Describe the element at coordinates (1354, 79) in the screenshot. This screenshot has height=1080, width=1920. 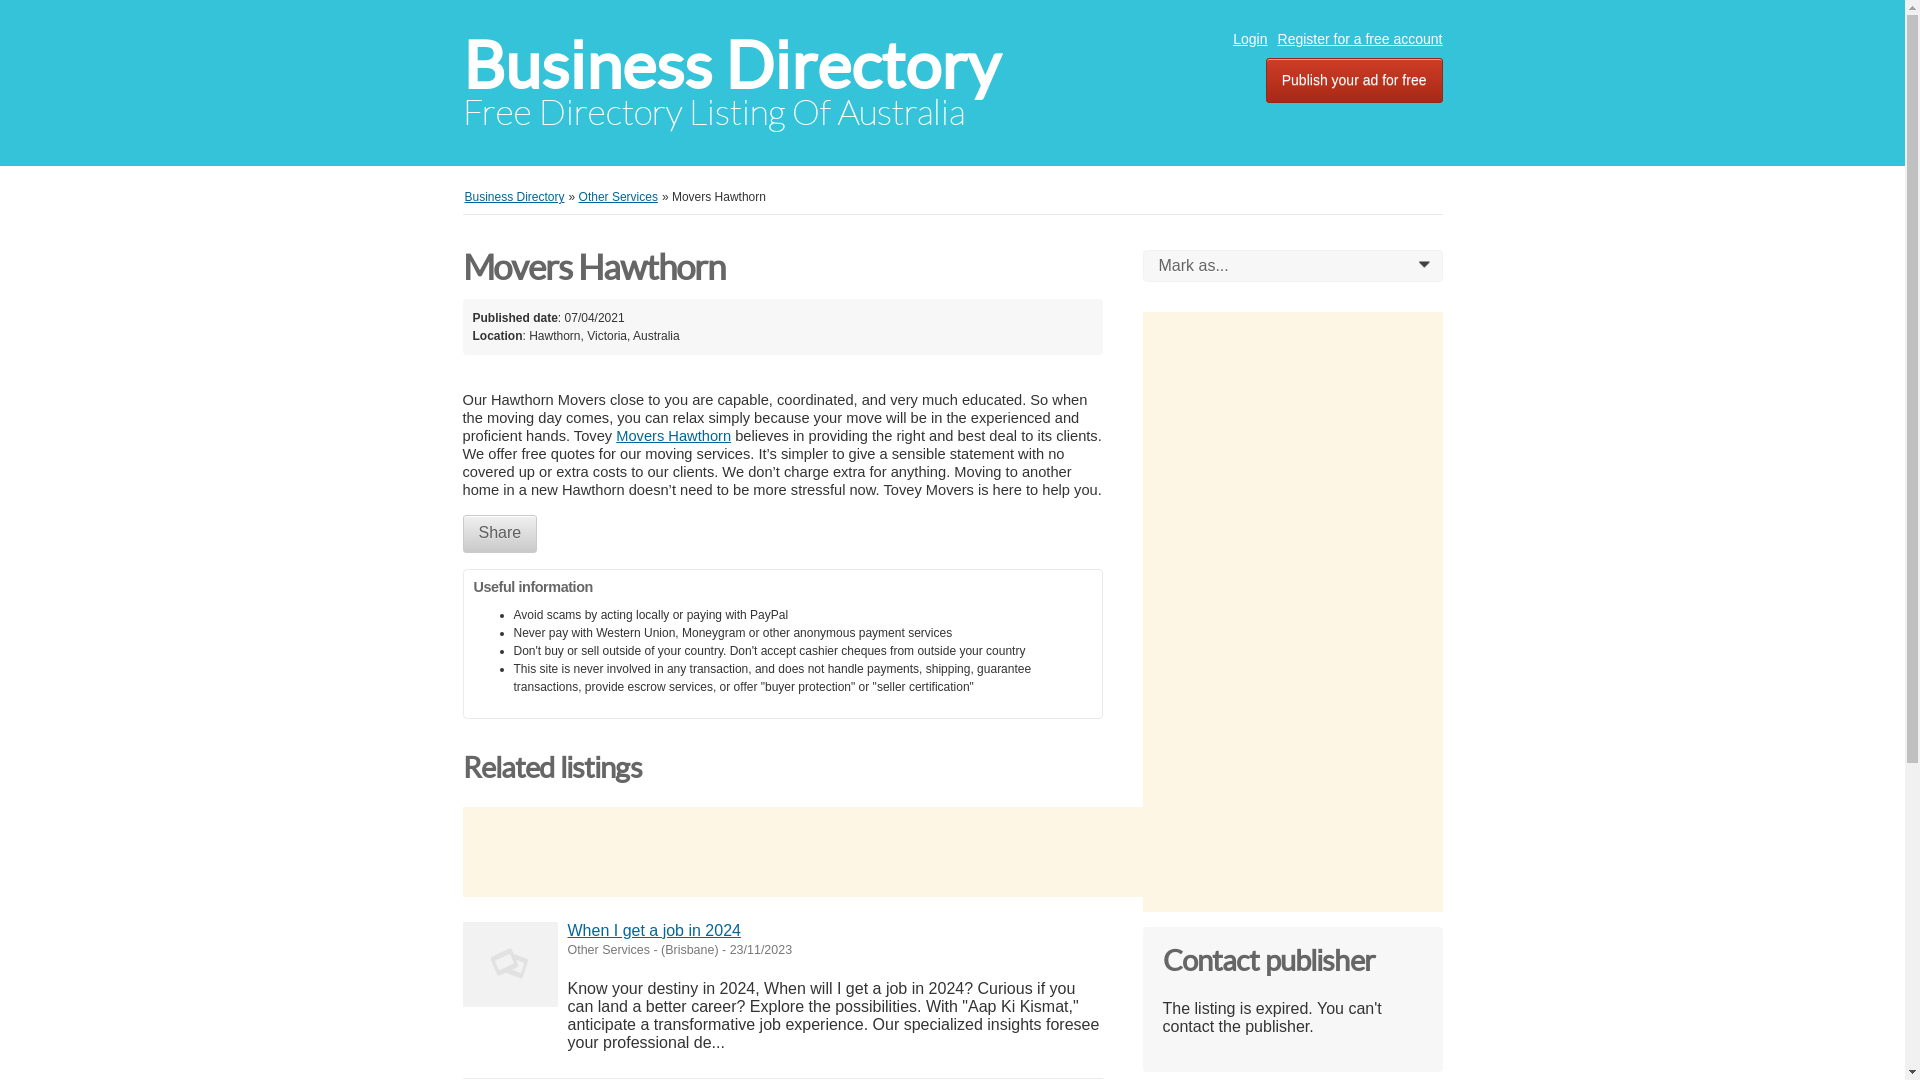
I see `'Publish your ad for free'` at that location.